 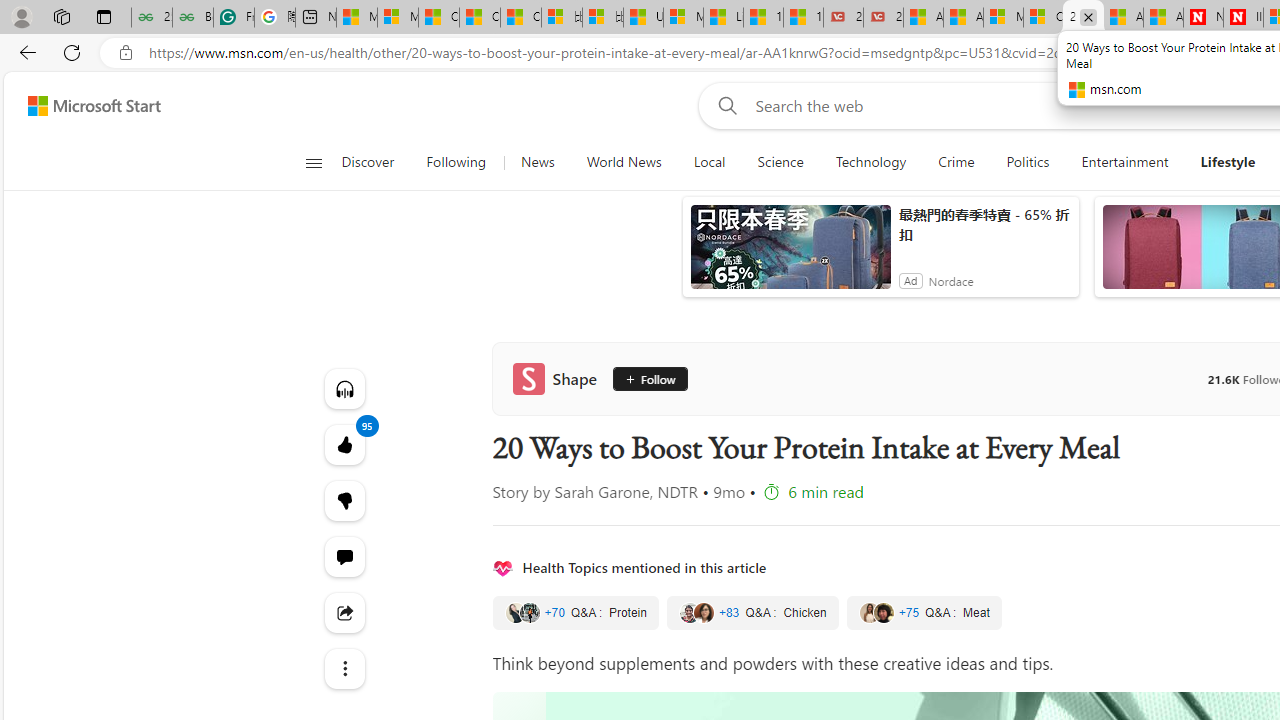 I want to click on 'Lifestyle - MSN', so click(x=722, y=17).